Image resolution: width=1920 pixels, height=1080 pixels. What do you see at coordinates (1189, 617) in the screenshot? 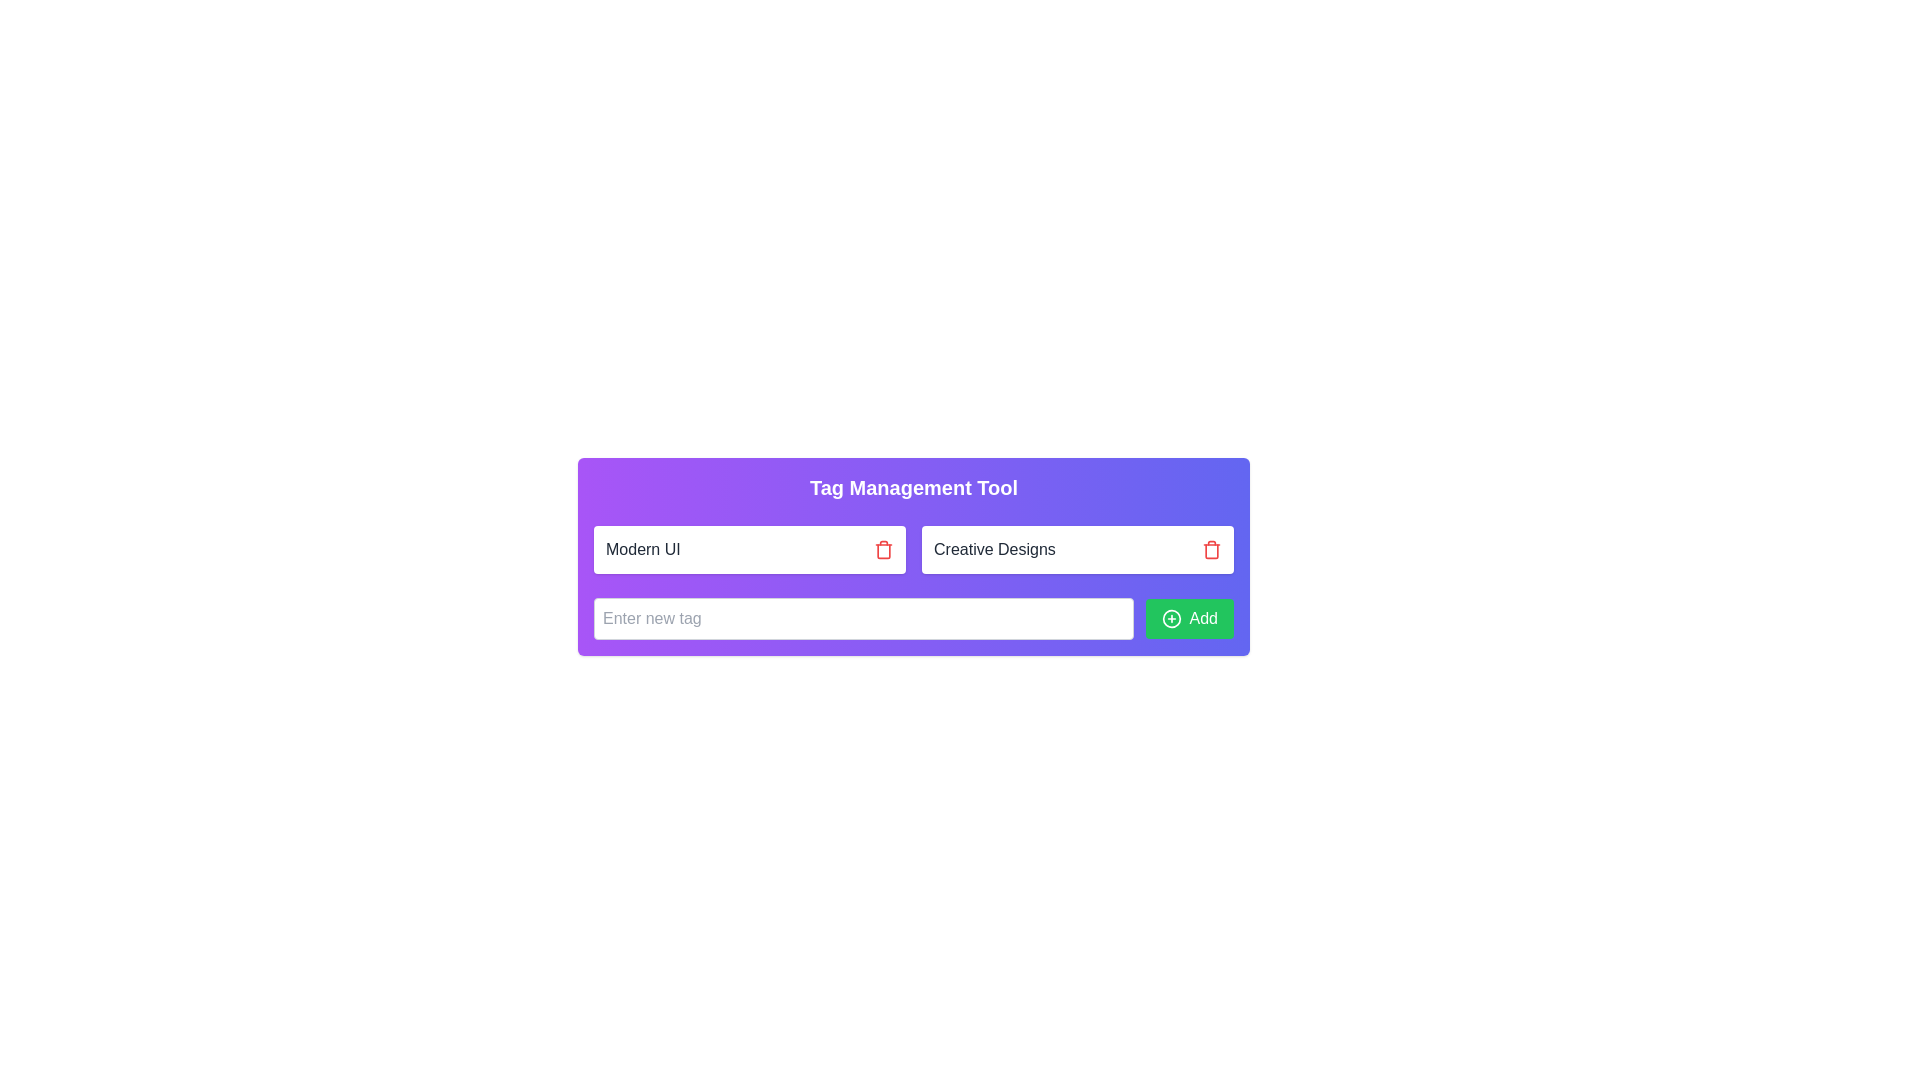
I see `the green rectangular button labeled 'Add' with a white plus icon` at bounding box center [1189, 617].